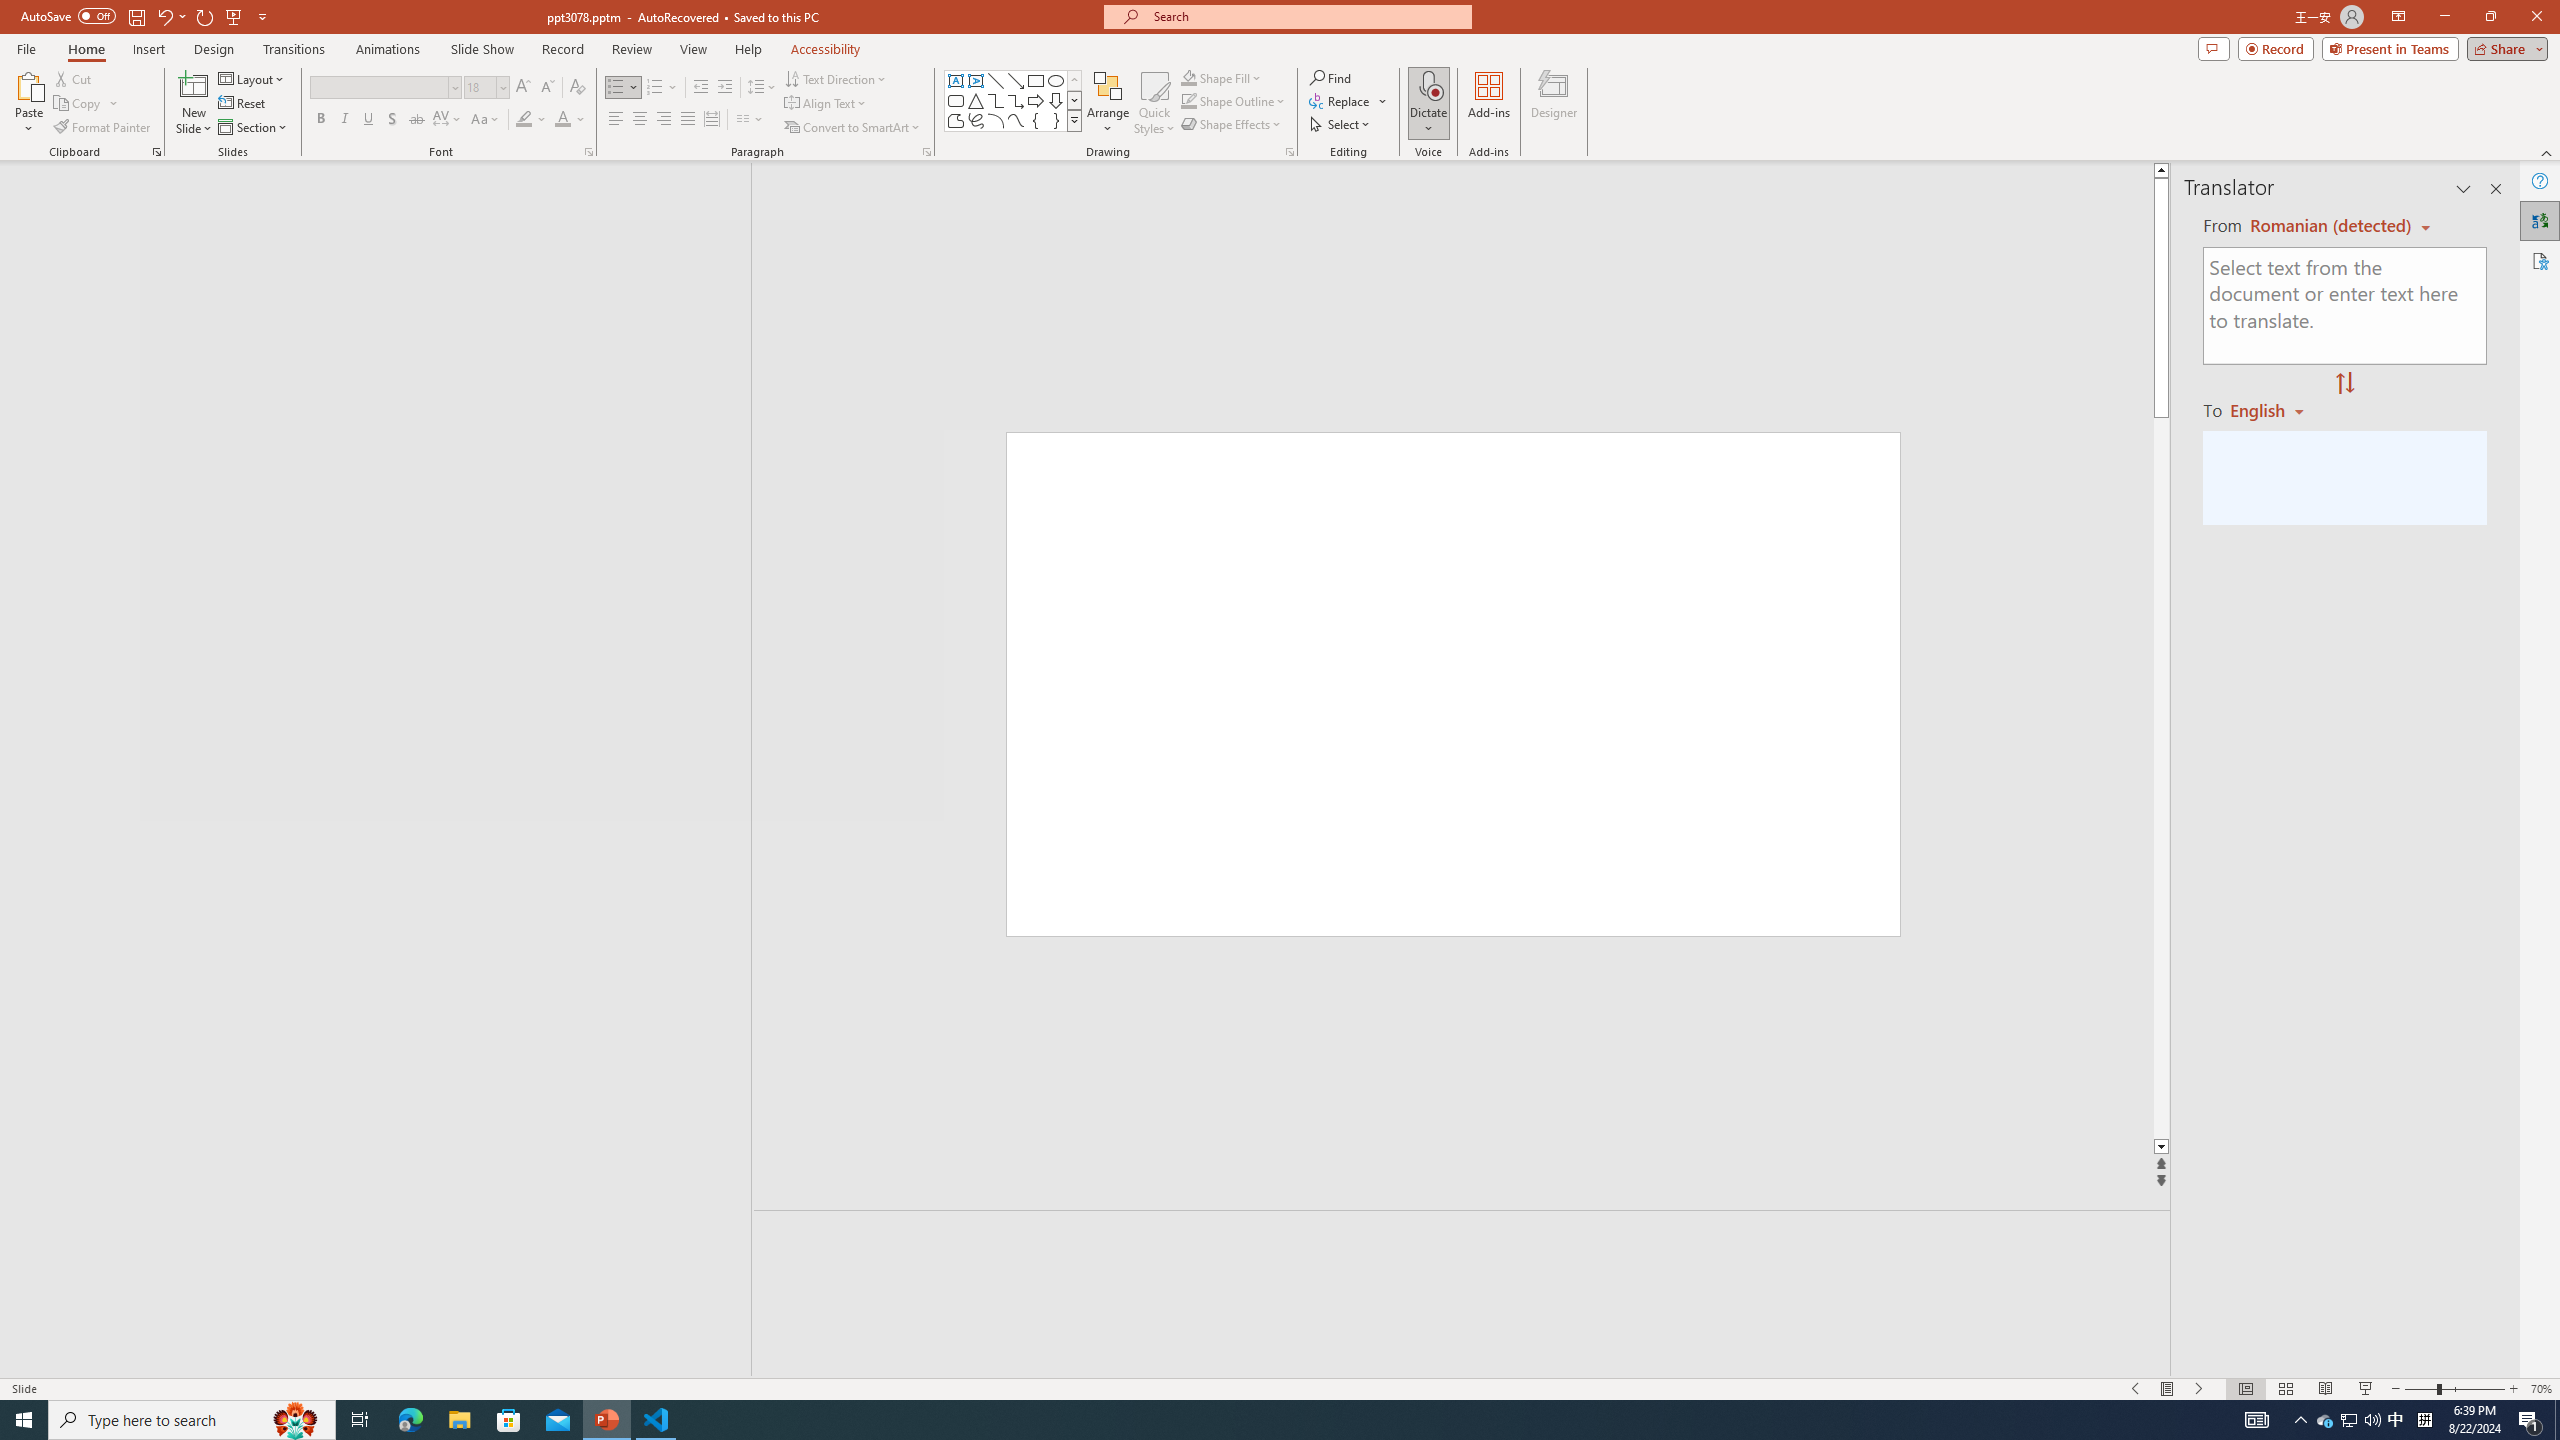 The height and width of the screenshot is (1440, 2560). Describe the element at coordinates (955, 80) in the screenshot. I see `'Text Box'` at that location.